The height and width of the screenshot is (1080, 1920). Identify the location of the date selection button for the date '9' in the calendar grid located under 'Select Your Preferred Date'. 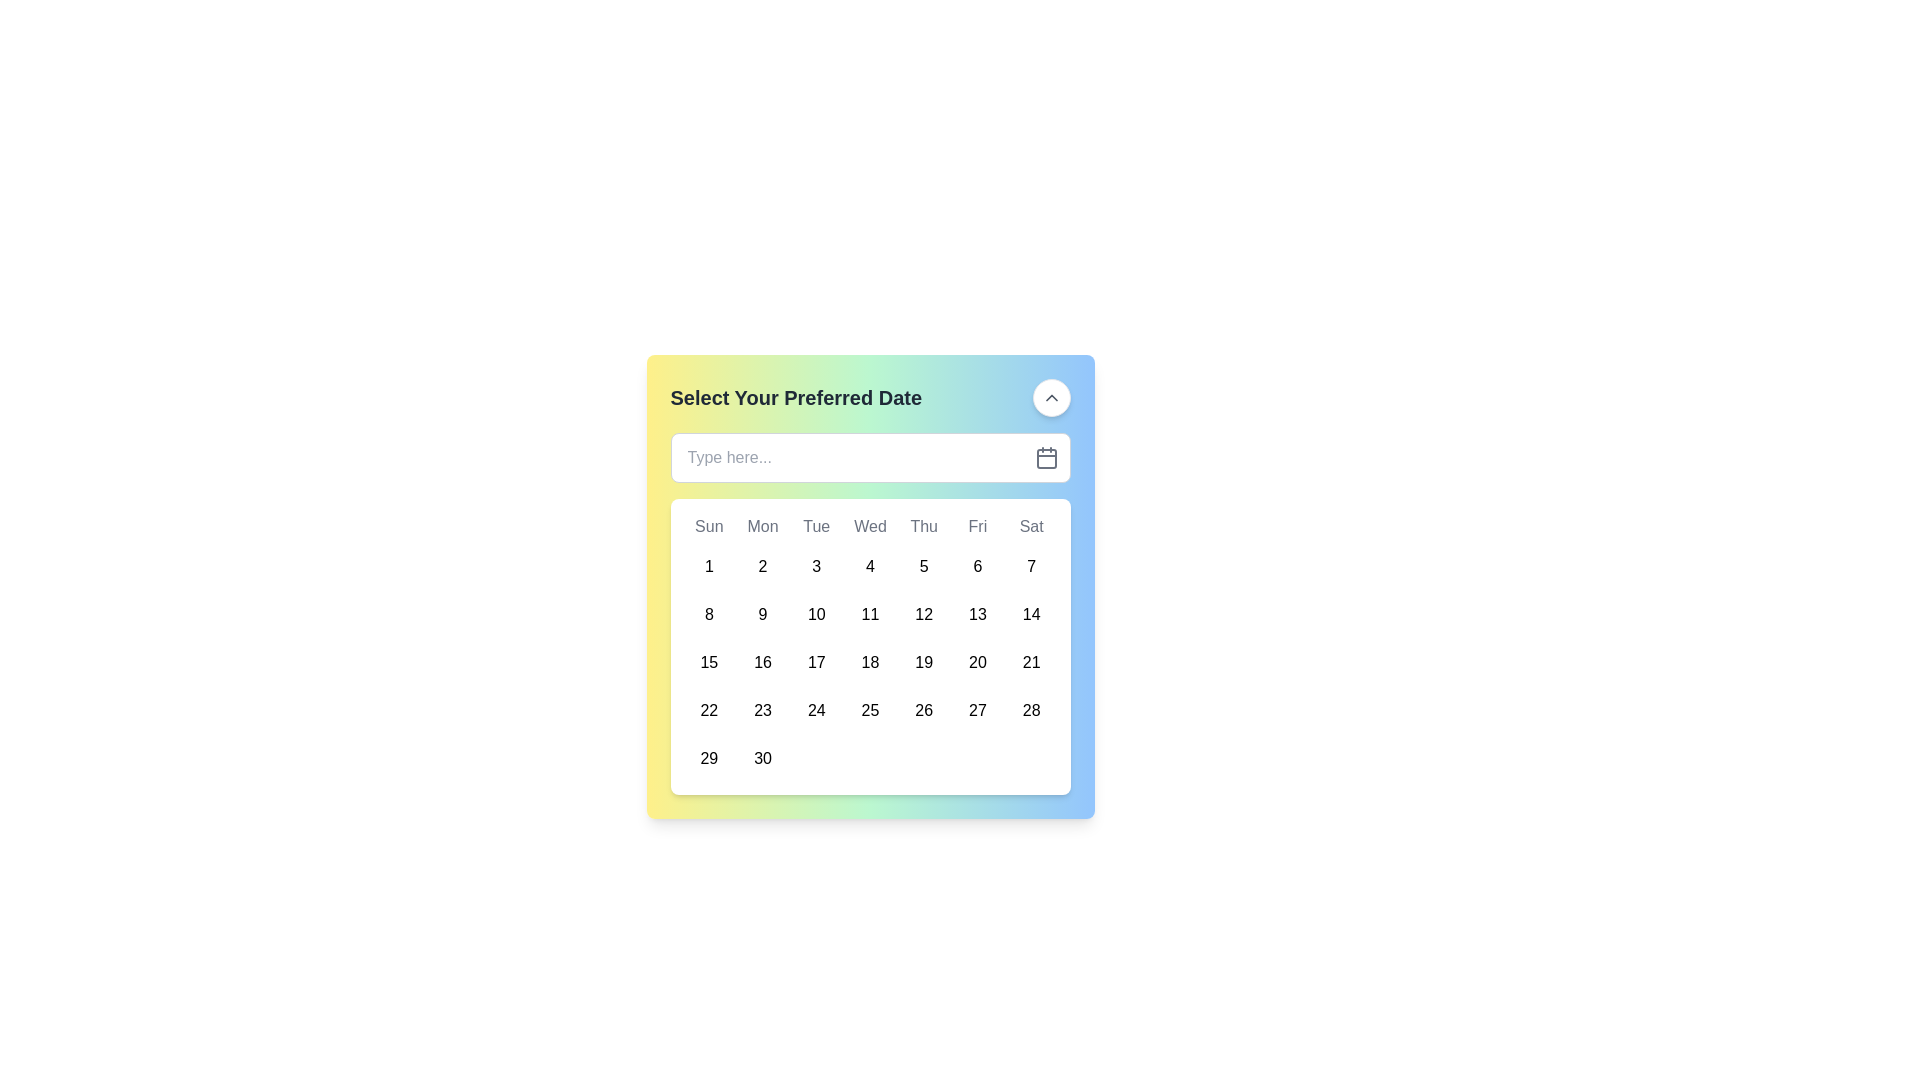
(762, 613).